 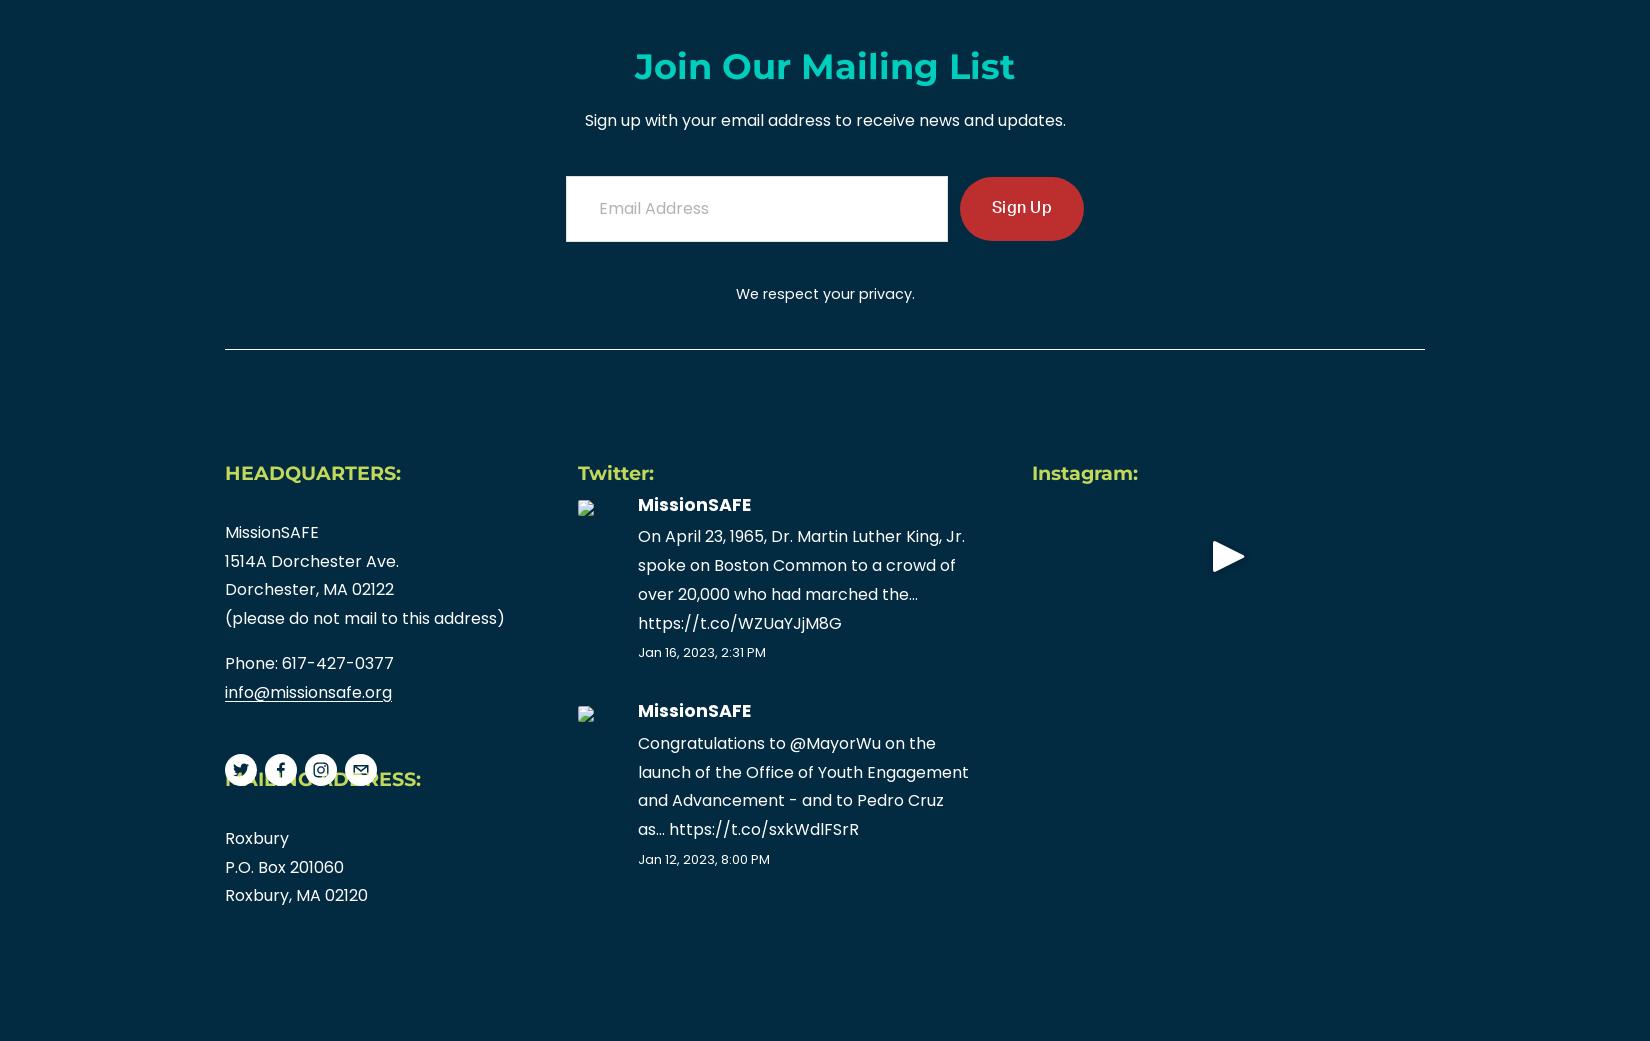 What do you see at coordinates (309, 661) in the screenshot?
I see `'Phone: 617-427-0377'` at bounding box center [309, 661].